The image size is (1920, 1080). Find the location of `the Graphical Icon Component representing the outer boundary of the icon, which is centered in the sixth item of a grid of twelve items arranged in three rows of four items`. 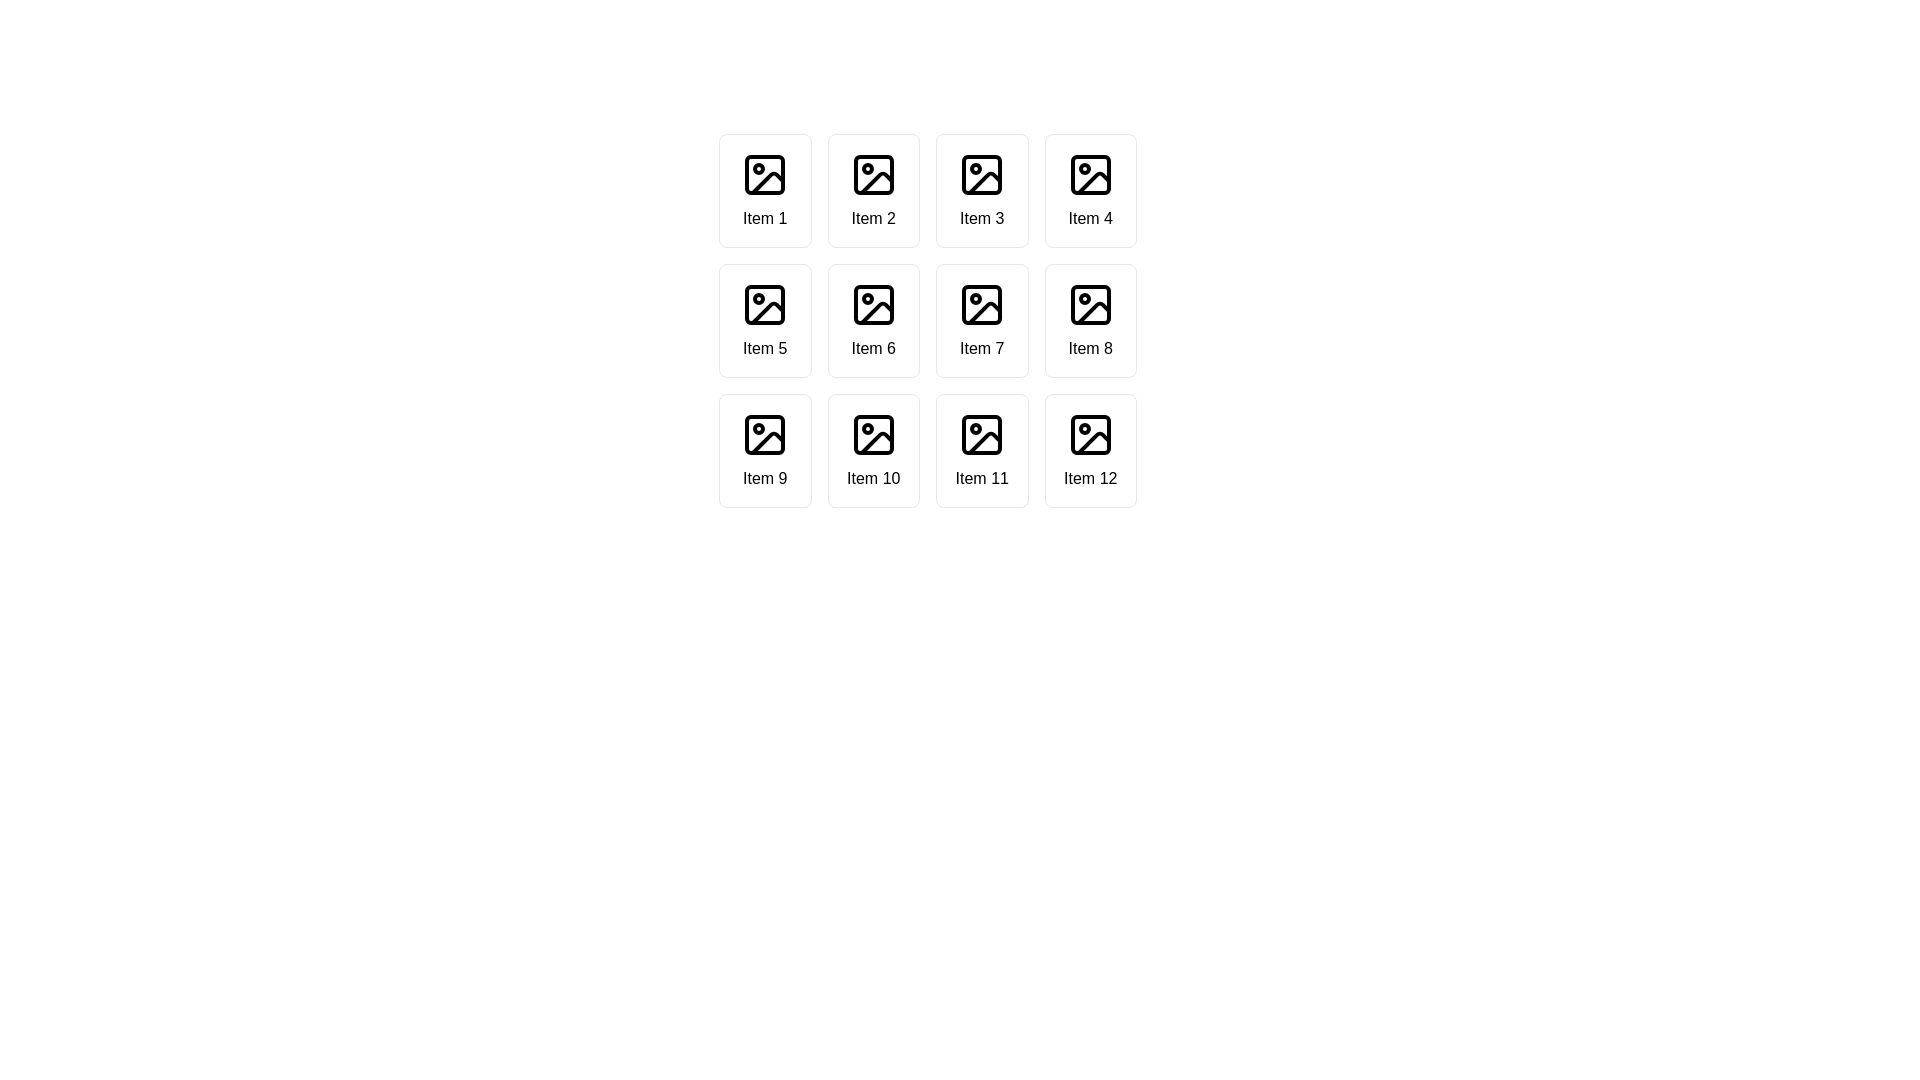

the Graphical Icon Component representing the outer boundary of the icon, which is centered in the sixth item of a grid of twelve items arranged in three rows of four items is located at coordinates (873, 304).